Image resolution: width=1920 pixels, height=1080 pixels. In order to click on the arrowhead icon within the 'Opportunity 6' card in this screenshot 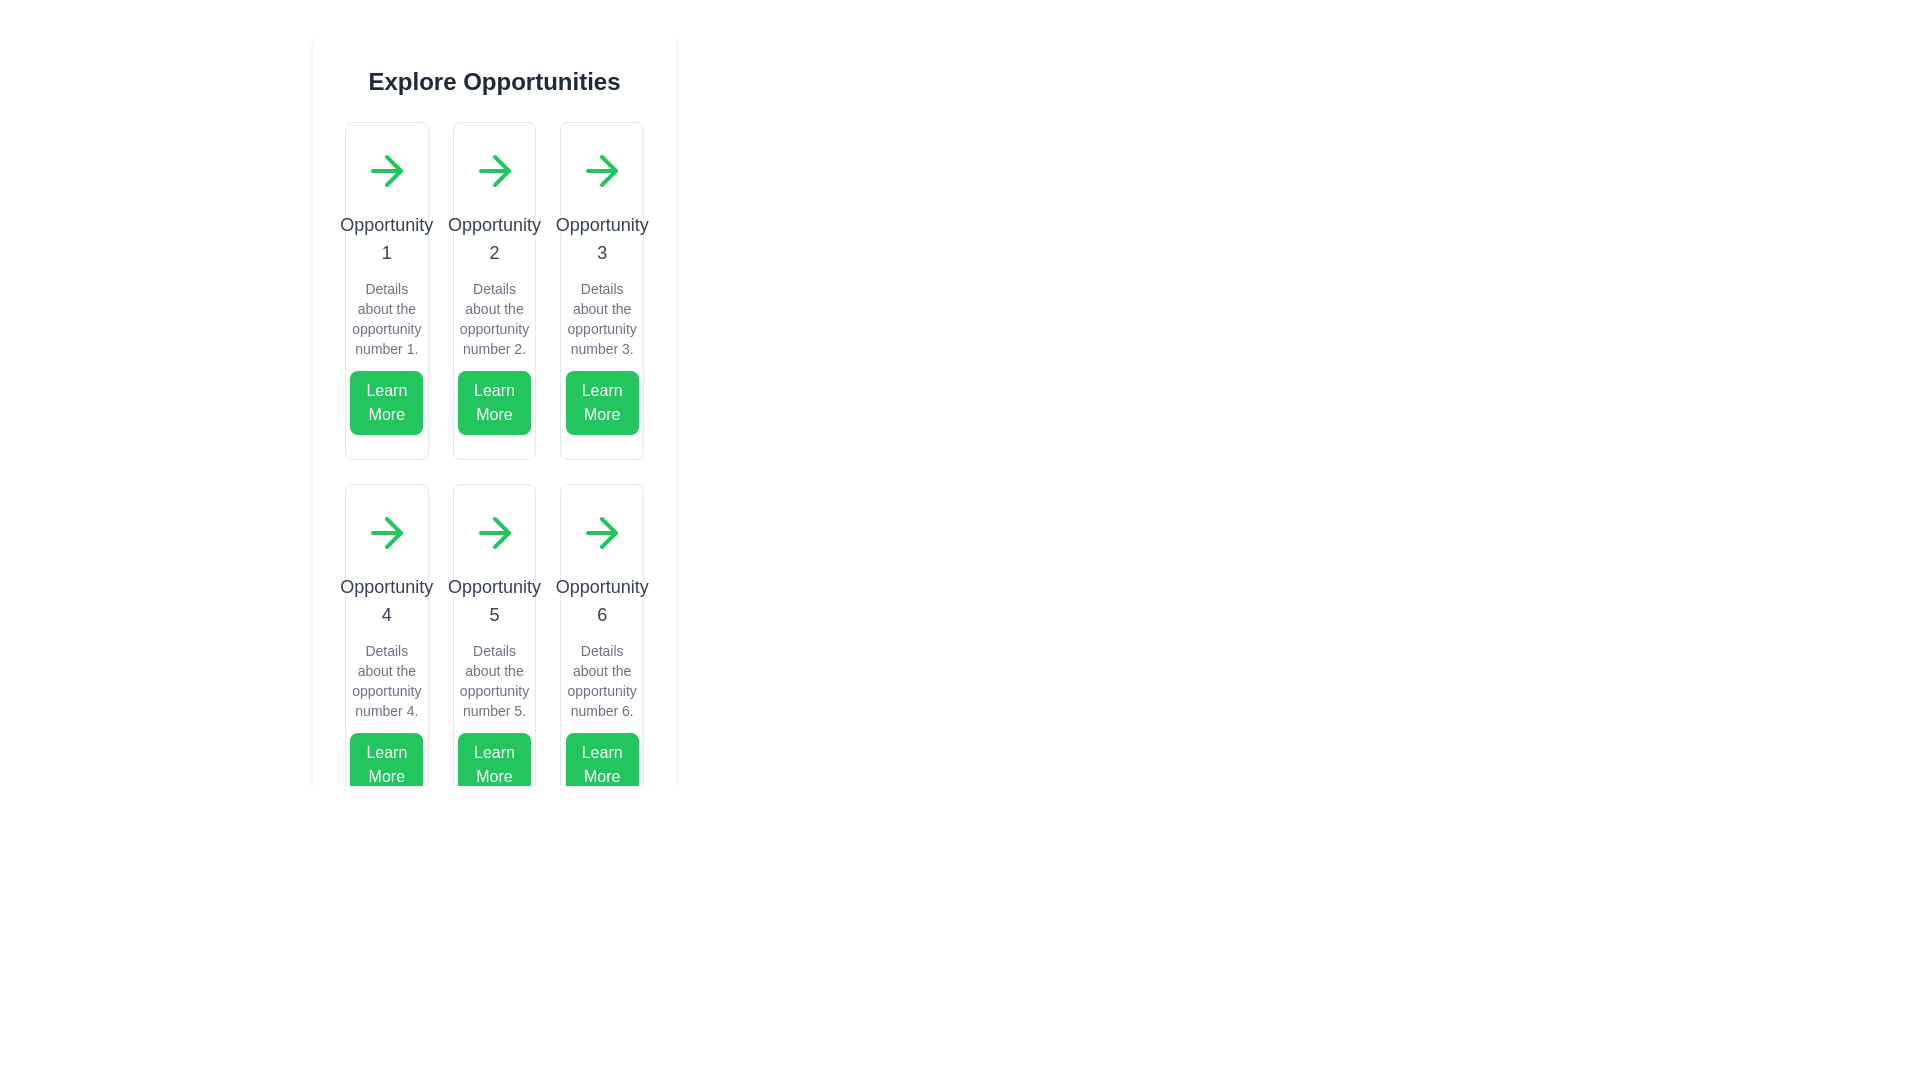, I will do `click(608, 531)`.